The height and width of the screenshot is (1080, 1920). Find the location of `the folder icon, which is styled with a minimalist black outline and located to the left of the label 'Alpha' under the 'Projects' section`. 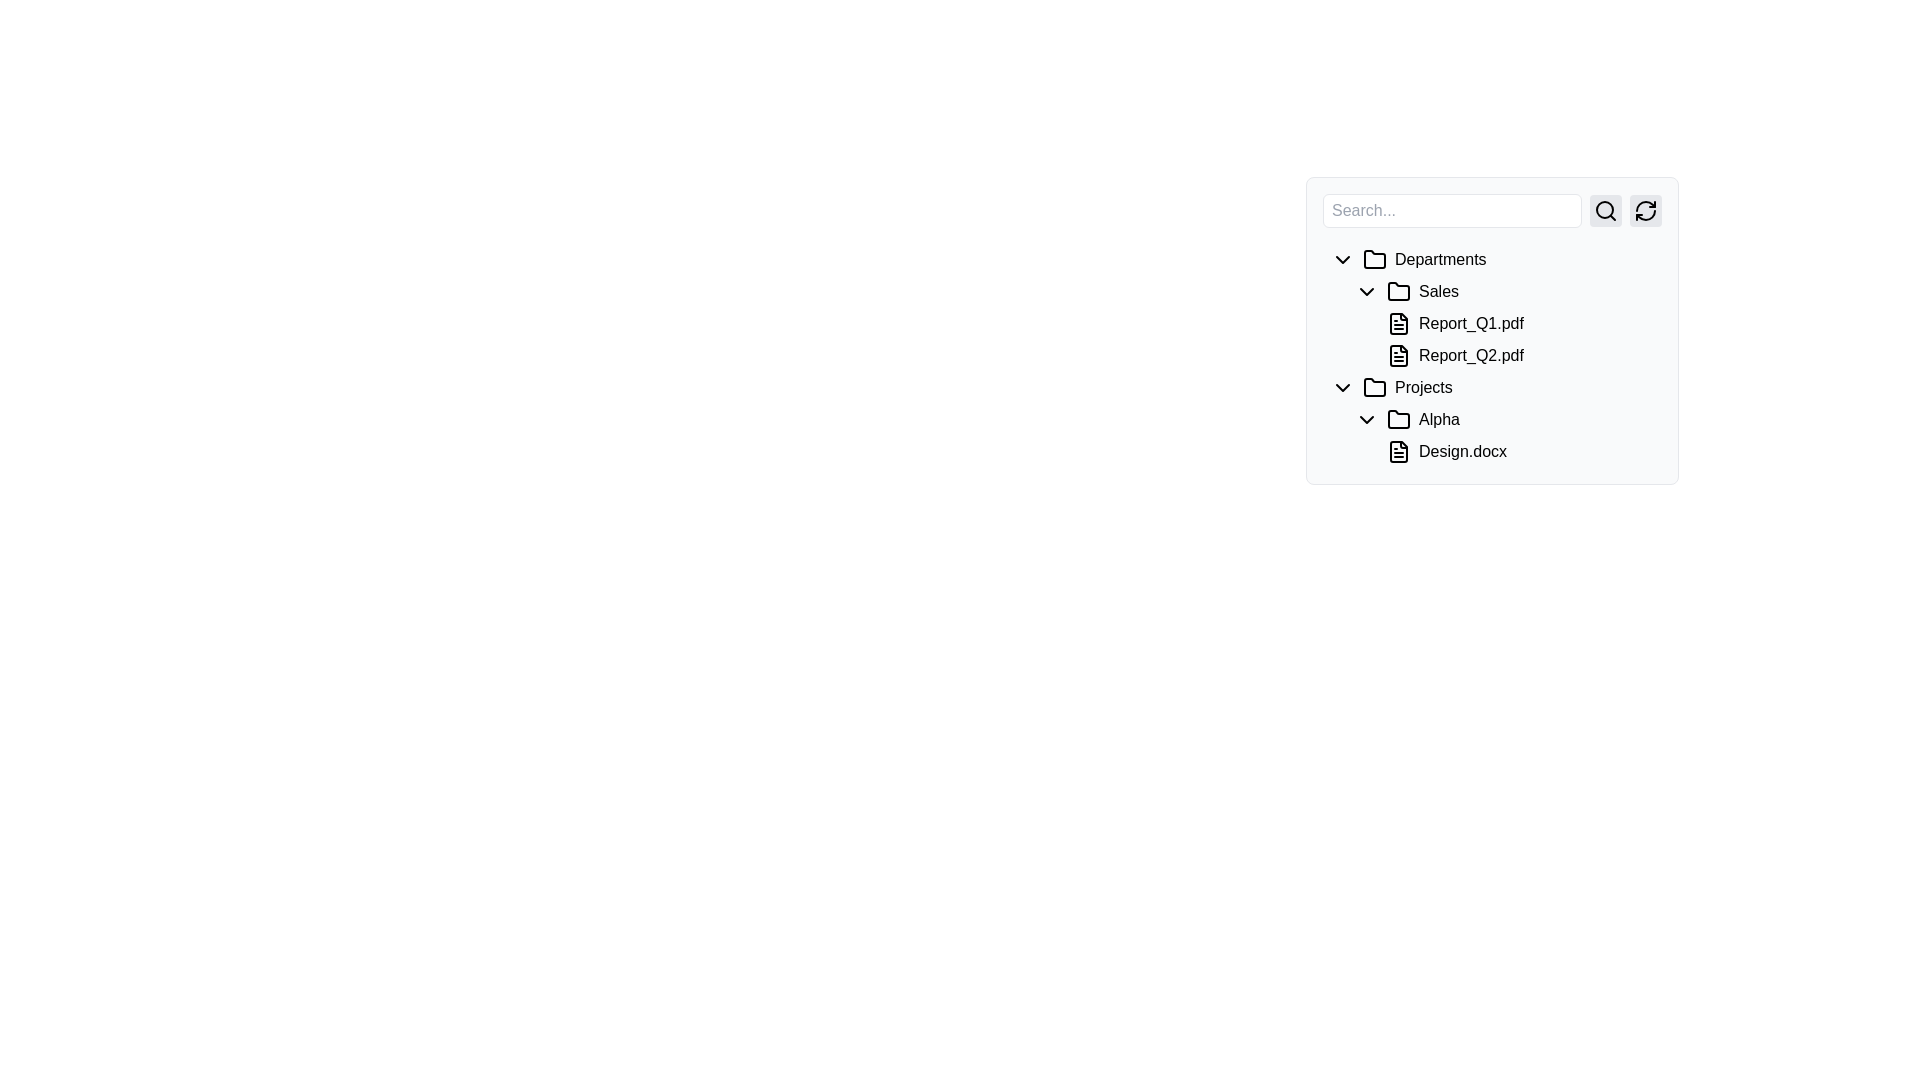

the folder icon, which is styled with a minimalist black outline and located to the left of the label 'Alpha' under the 'Projects' section is located at coordinates (1397, 419).